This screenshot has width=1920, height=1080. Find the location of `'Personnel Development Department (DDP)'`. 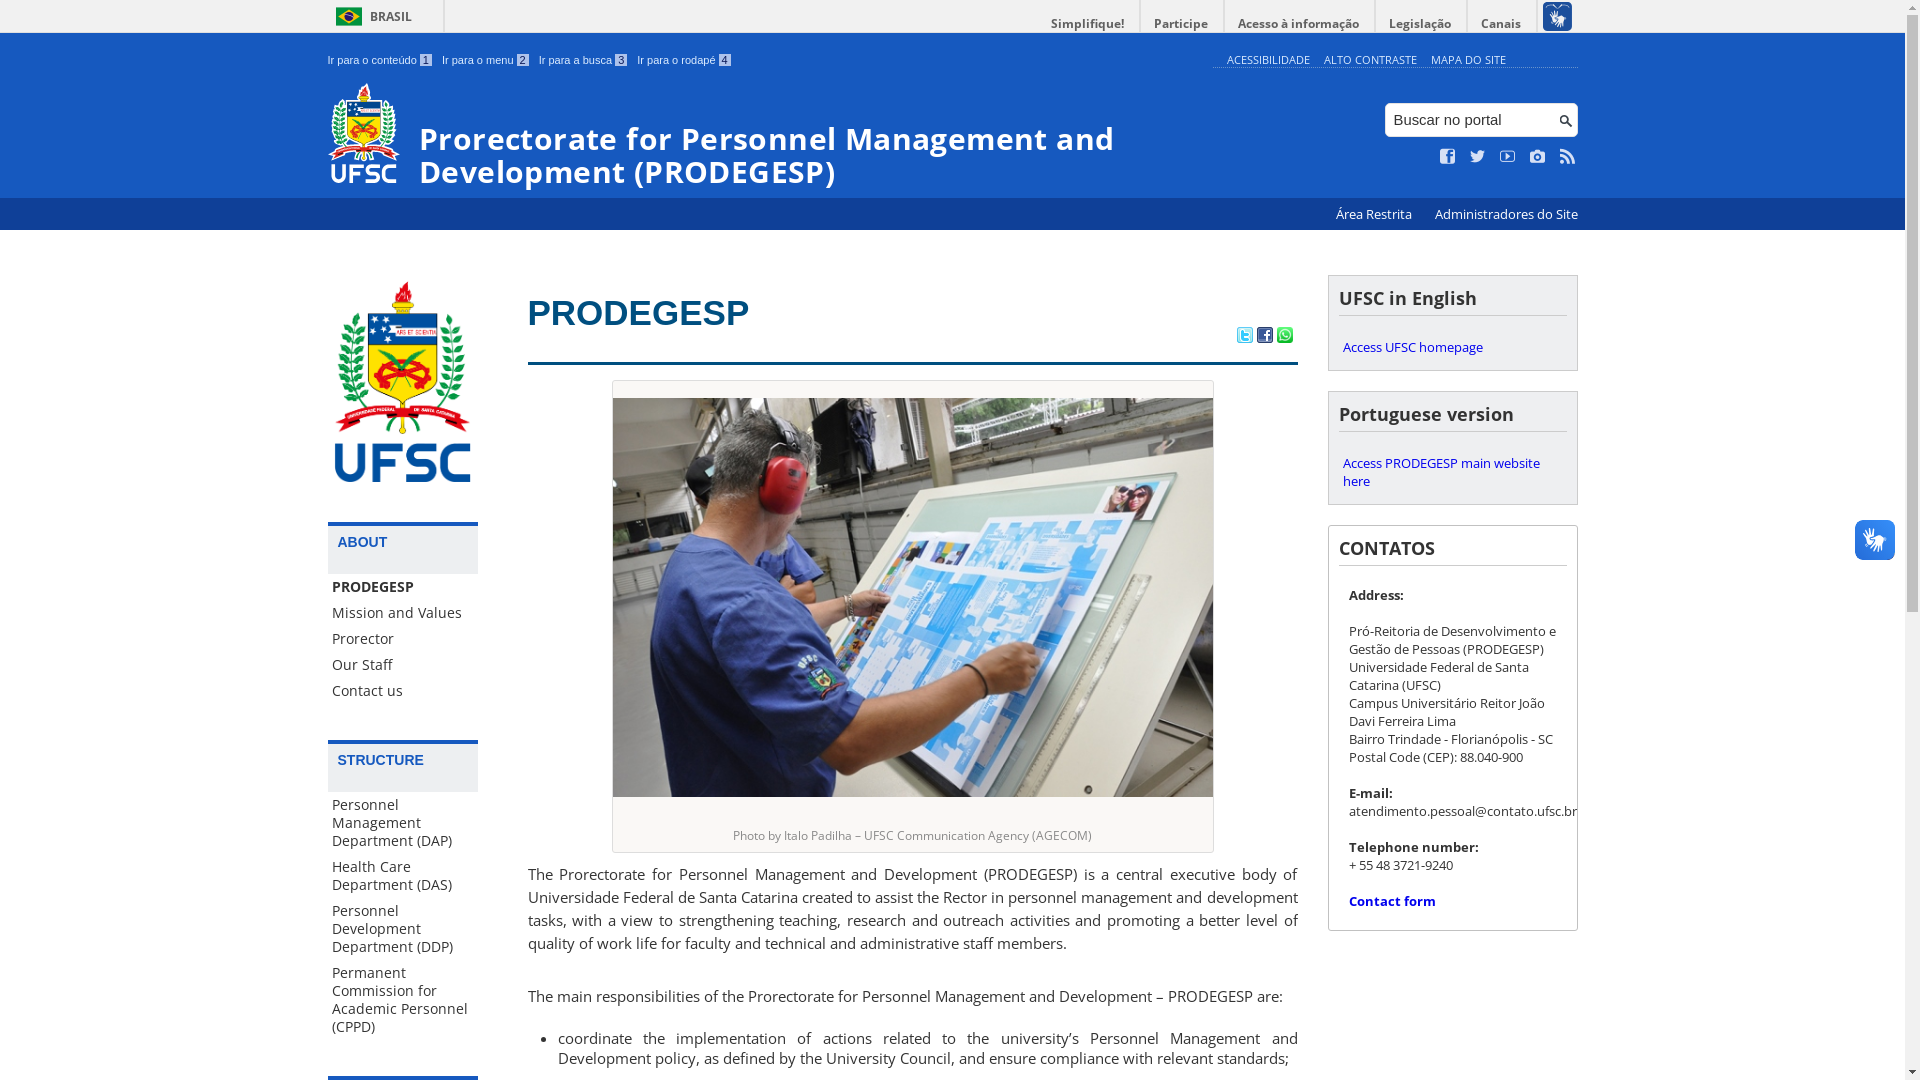

'Personnel Development Department (DDP)' is located at coordinates (402, 929).